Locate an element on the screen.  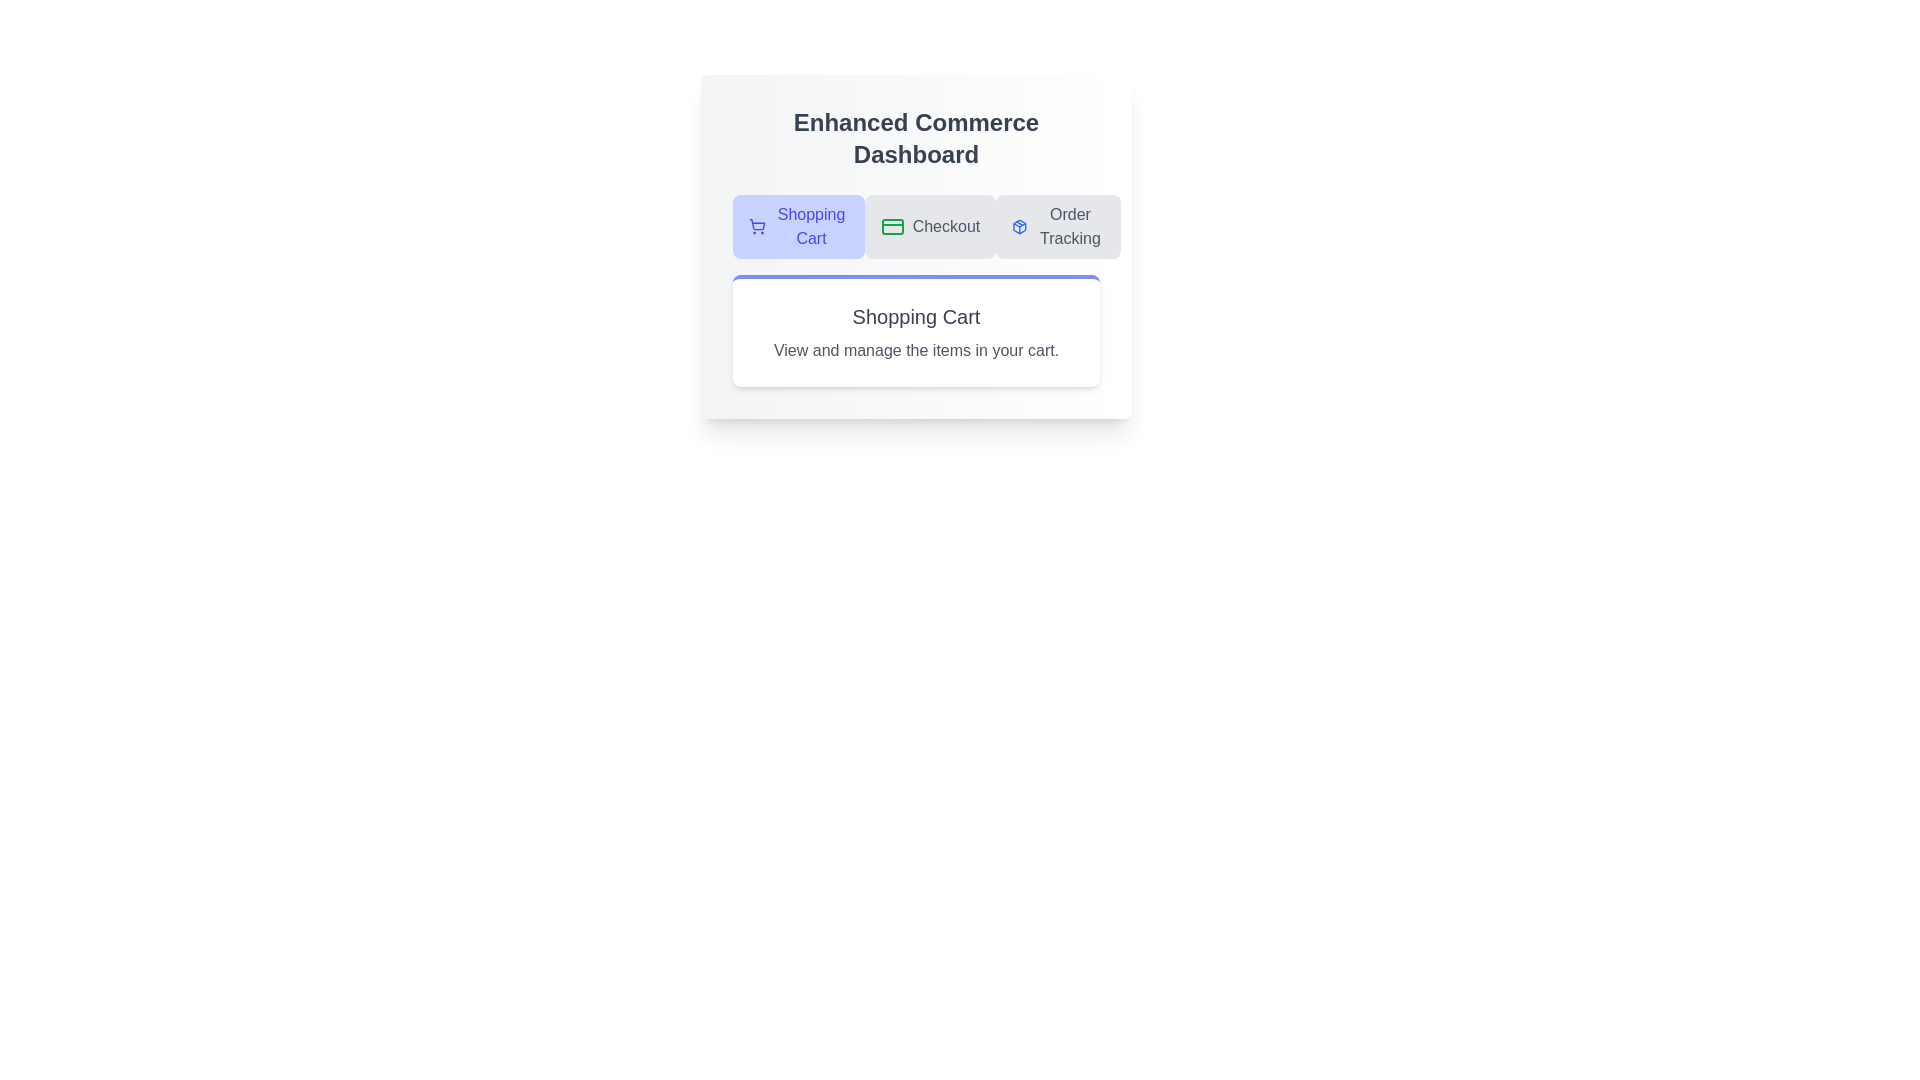
the Shopping Cart tab is located at coordinates (797, 226).